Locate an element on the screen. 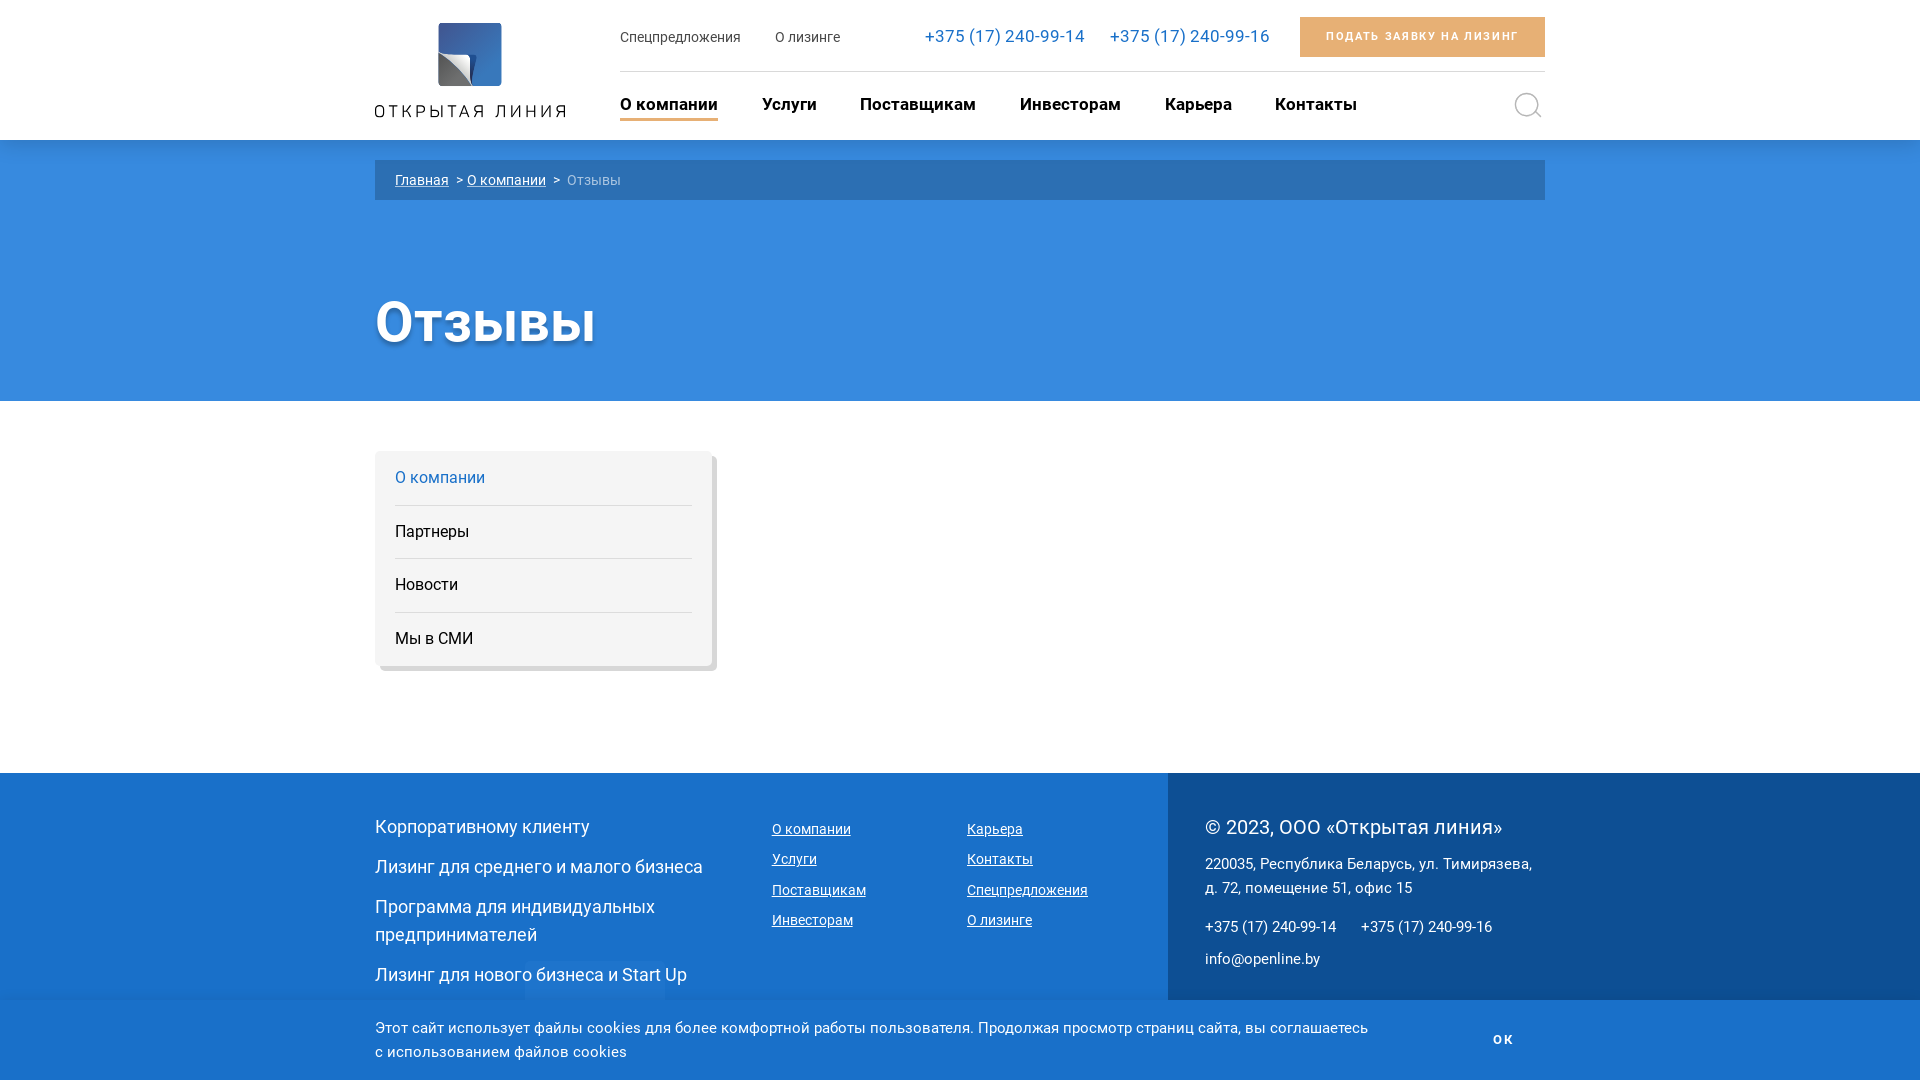  '+375 (17) 240-99-16' is located at coordinates (1425, 926).